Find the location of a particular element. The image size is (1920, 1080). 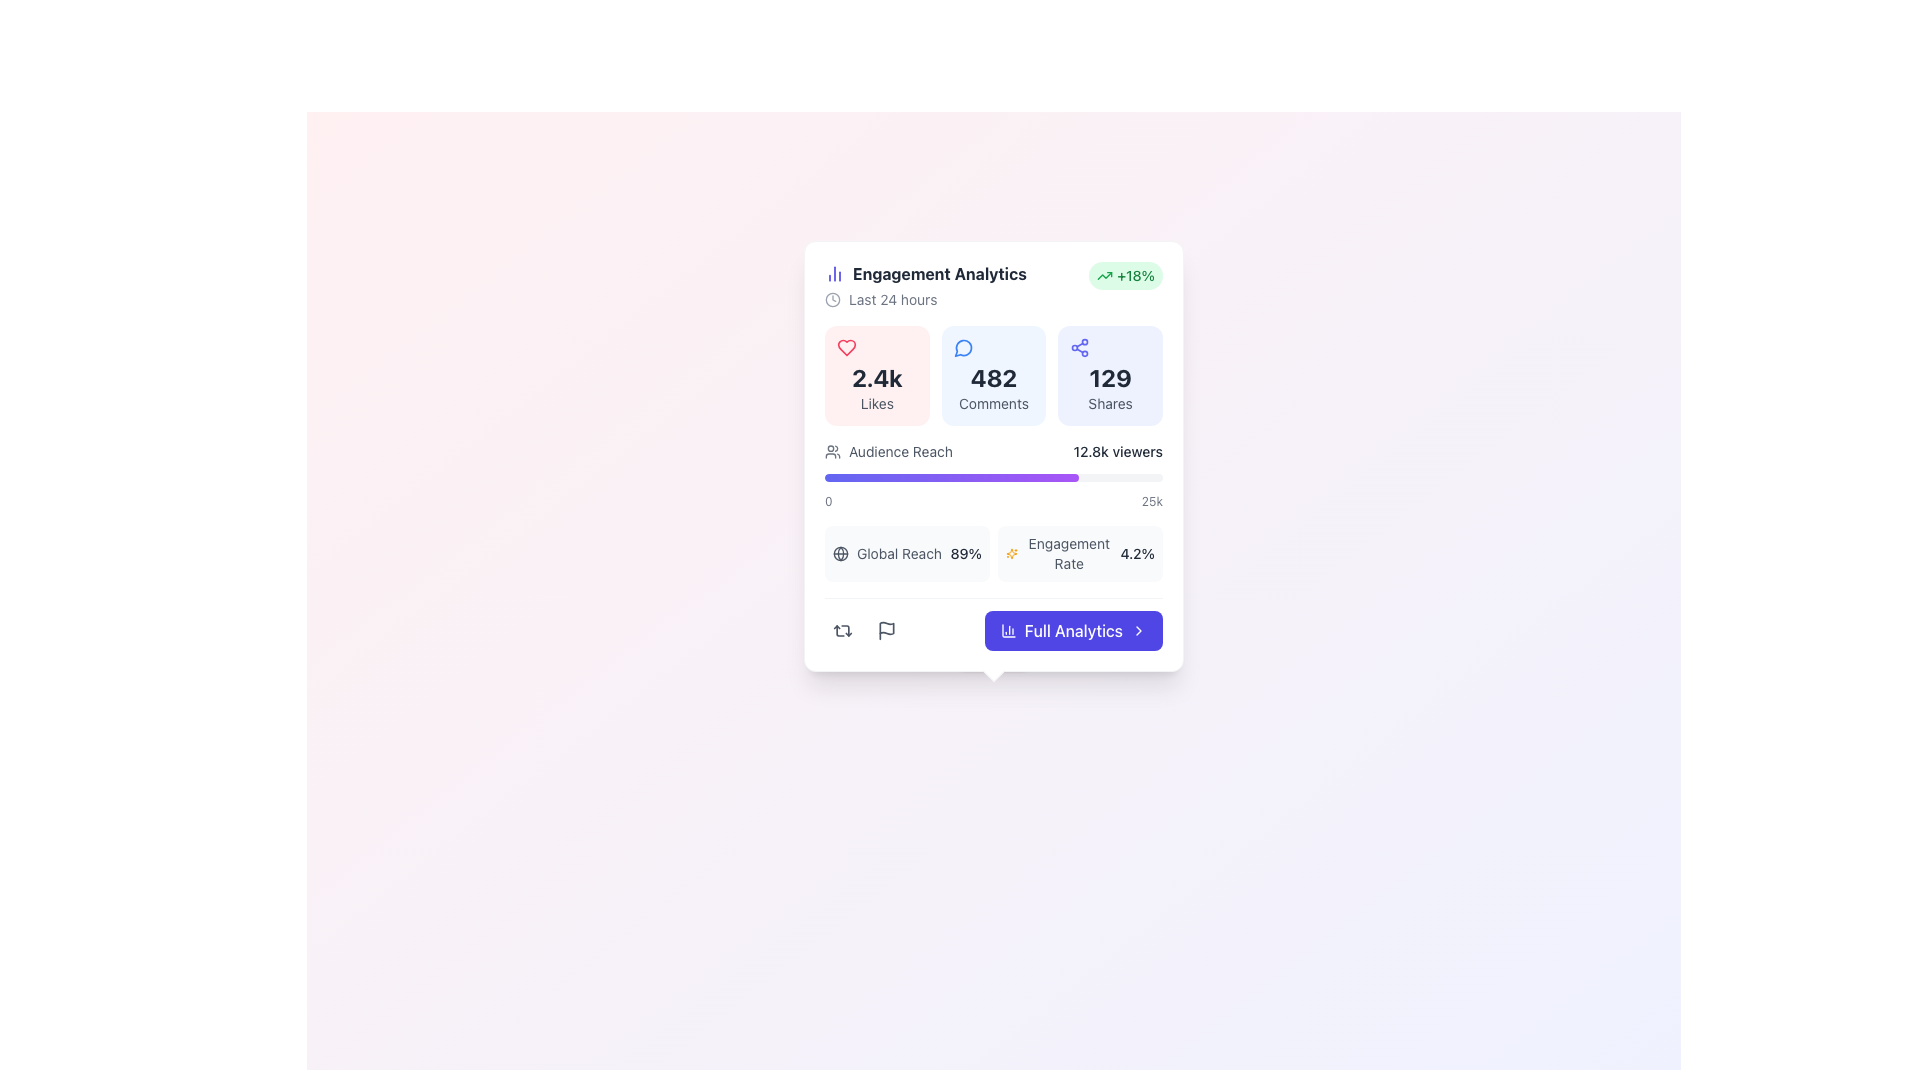

the heart-shaped icon located within the 'Likes' section of the analytics summary card, which is adjacent to the '2.4k Likes' text is located at coordinates (846, 346).